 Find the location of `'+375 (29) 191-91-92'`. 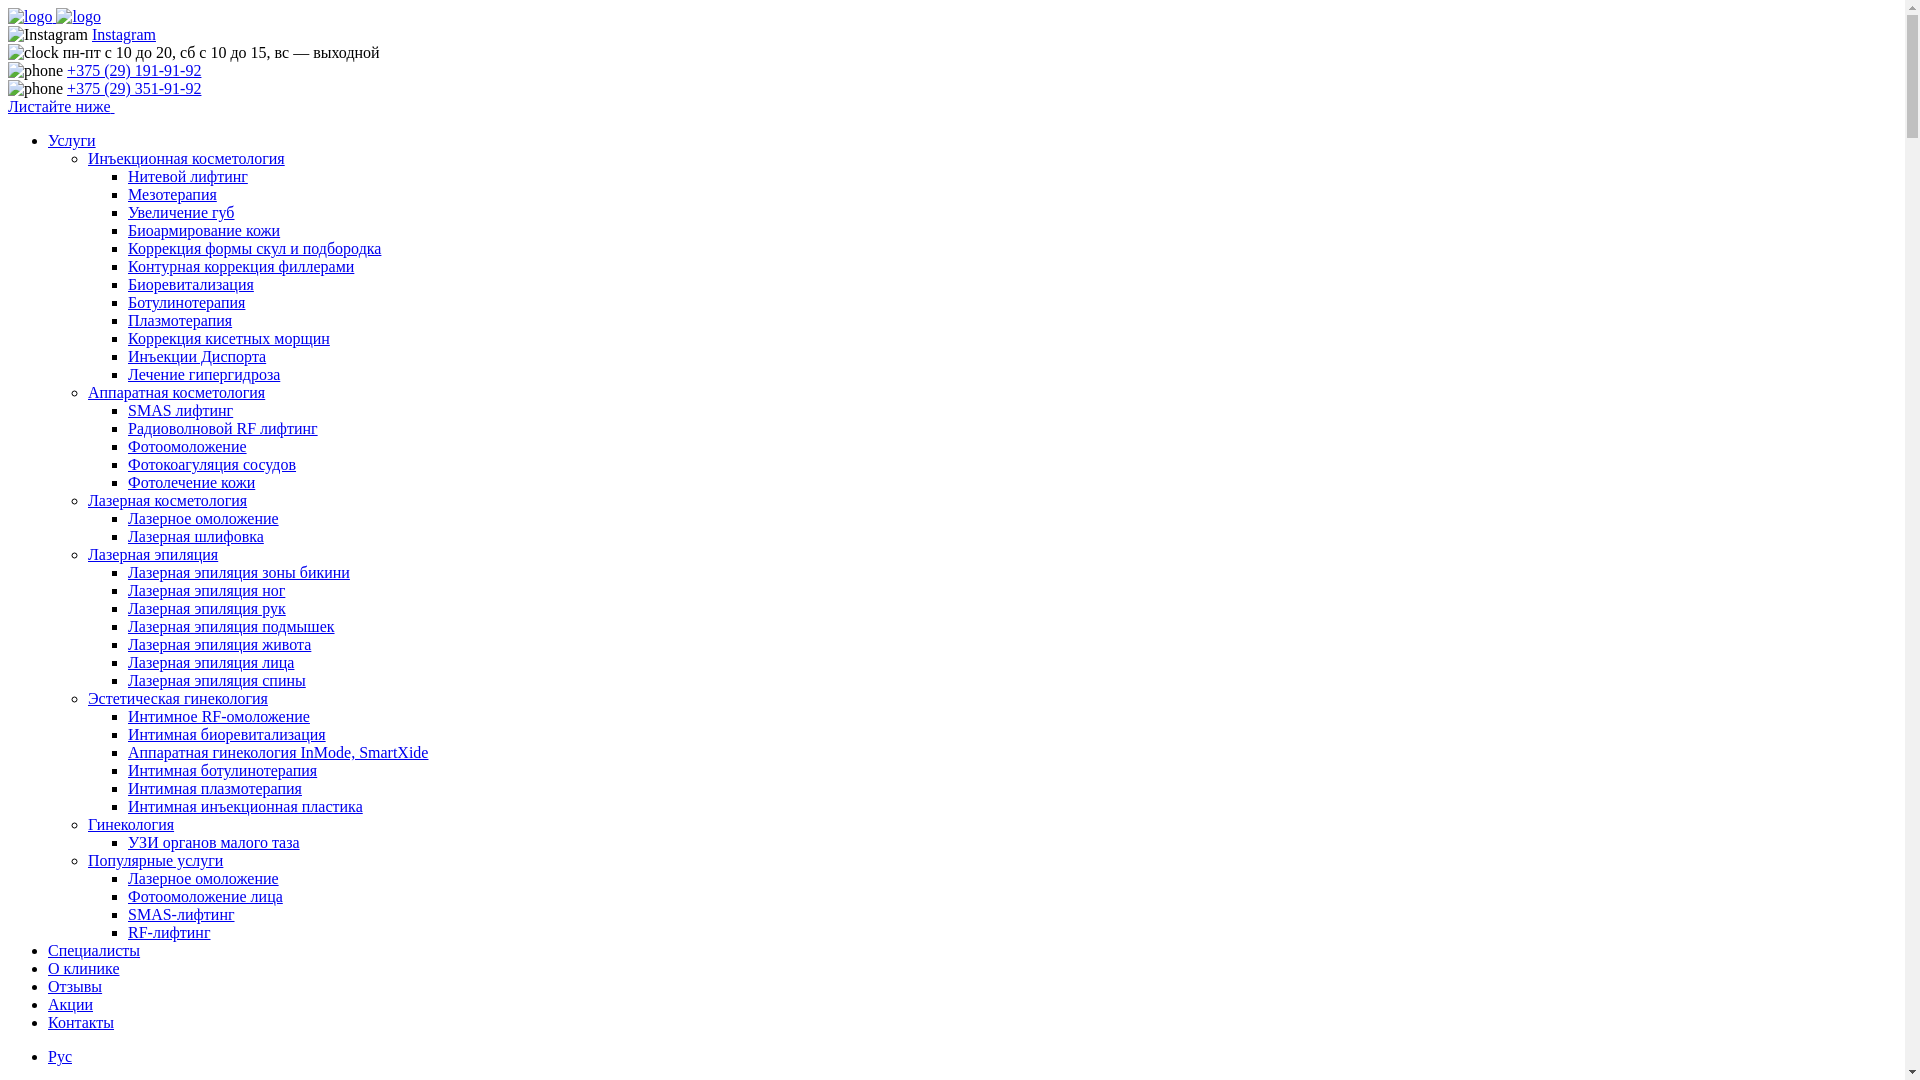

'+375 (29) 191-91-92' is located at coordinates (67, 69).